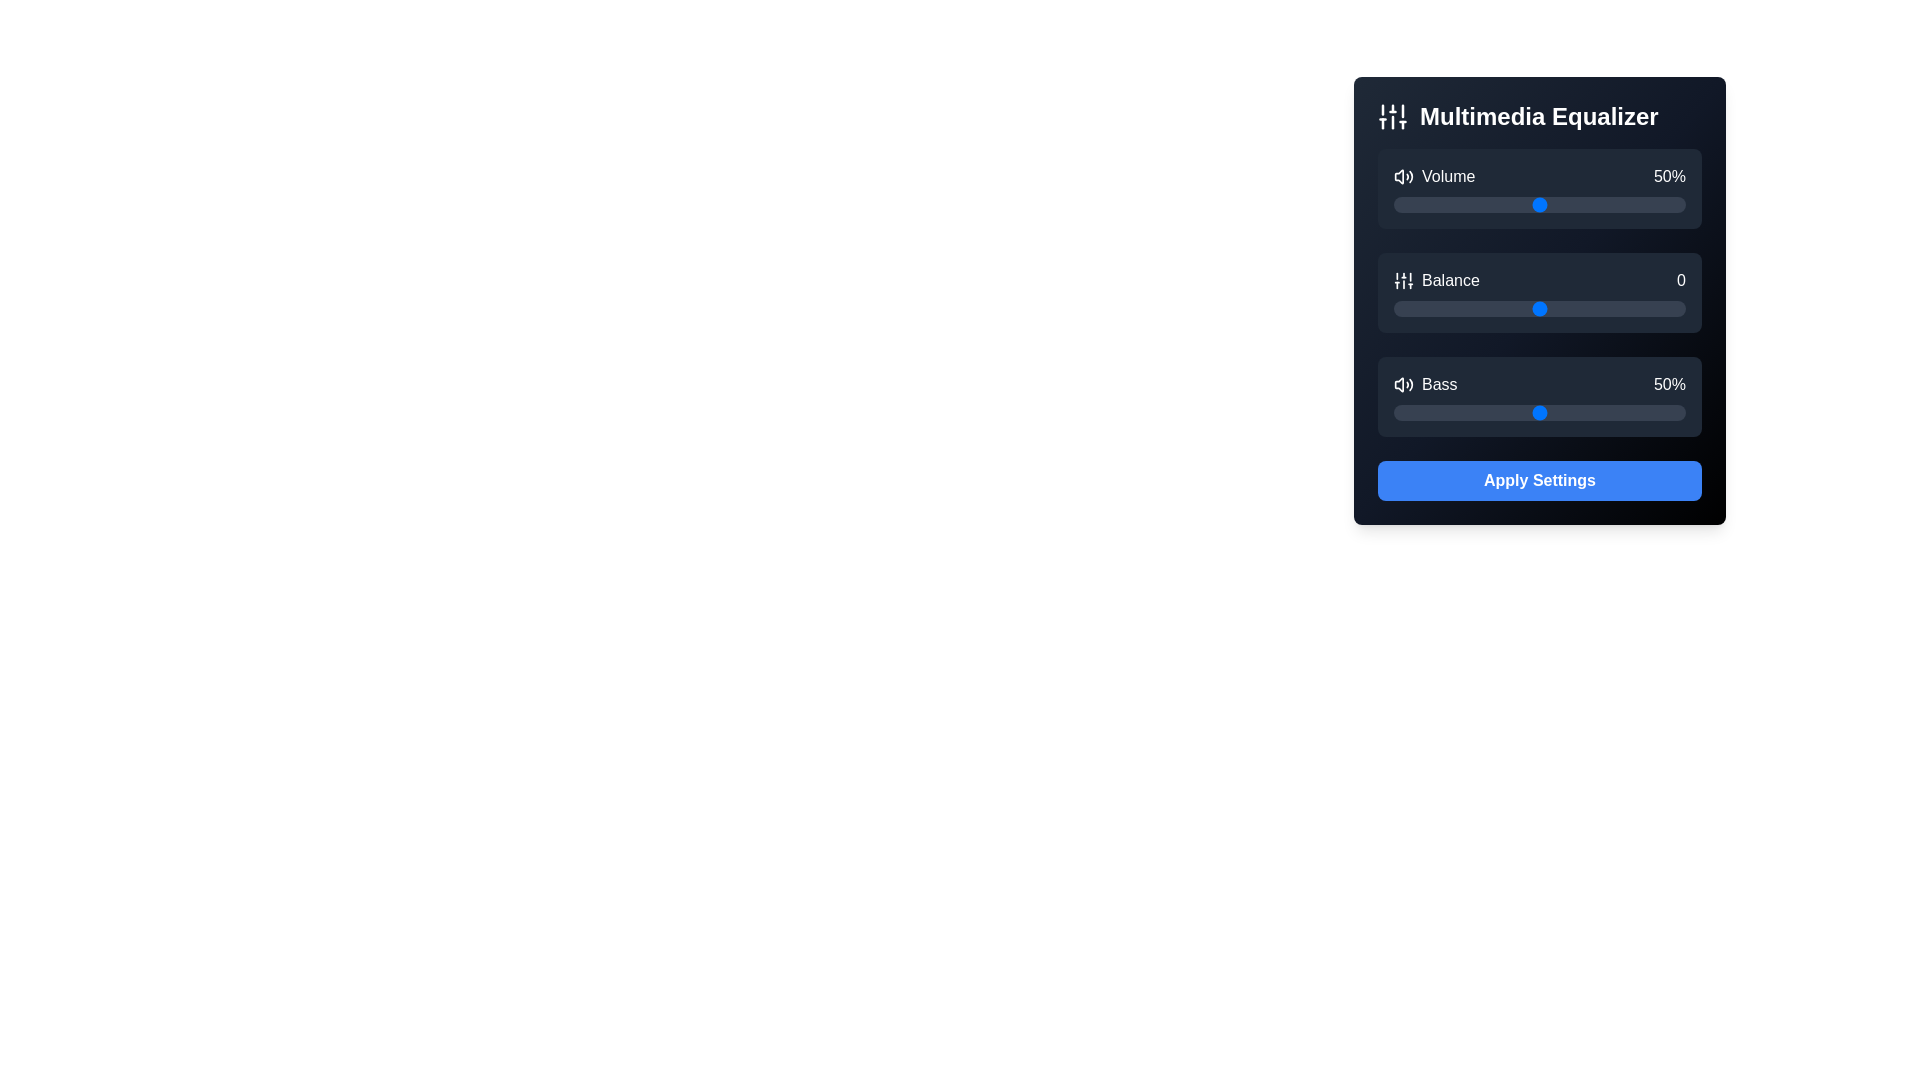  I want to click on the balance, so click(1656, 308).